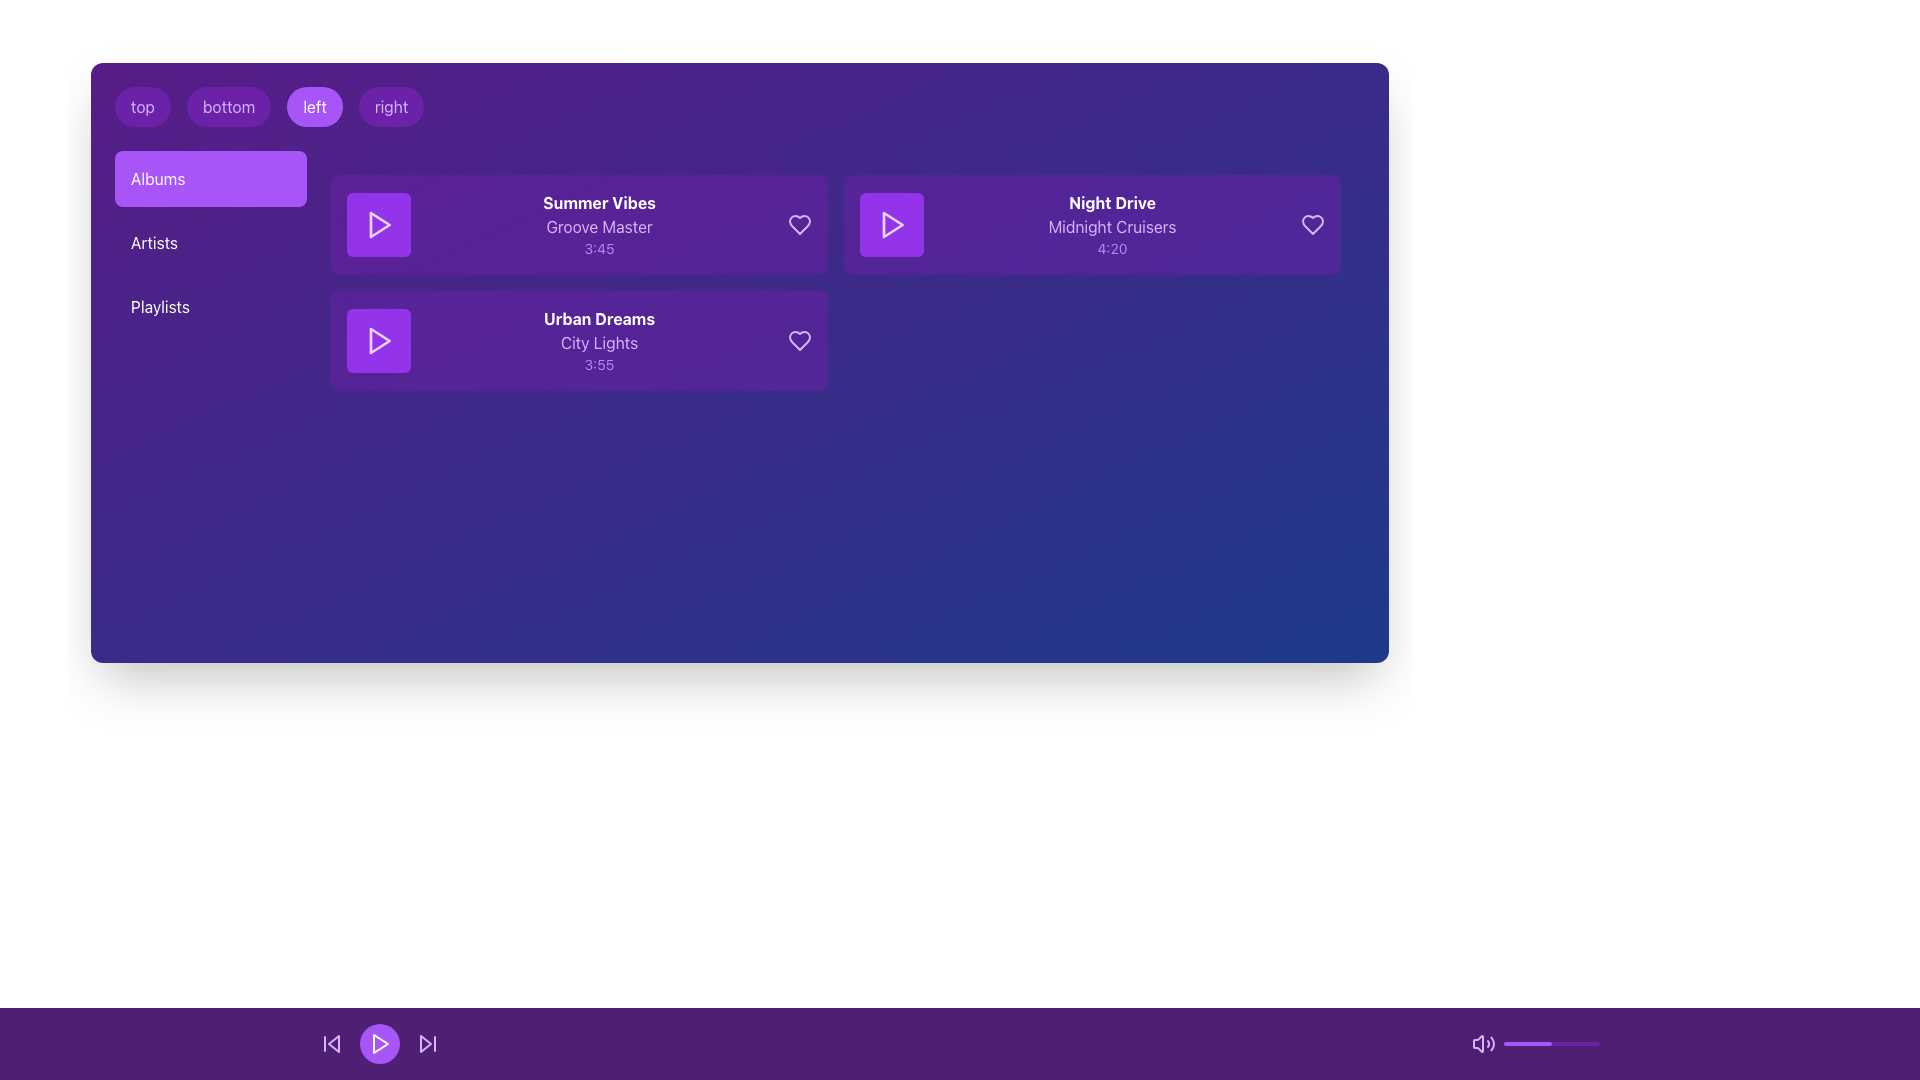  What do you see at coordinates (1111, 224) in the screenshot?
I see `the Text block (multiline) displaying 'Night Drive', which is the third card in the music track list, located in the top-right section between a play button and a heart icon` at bounding box center [1111, 224].